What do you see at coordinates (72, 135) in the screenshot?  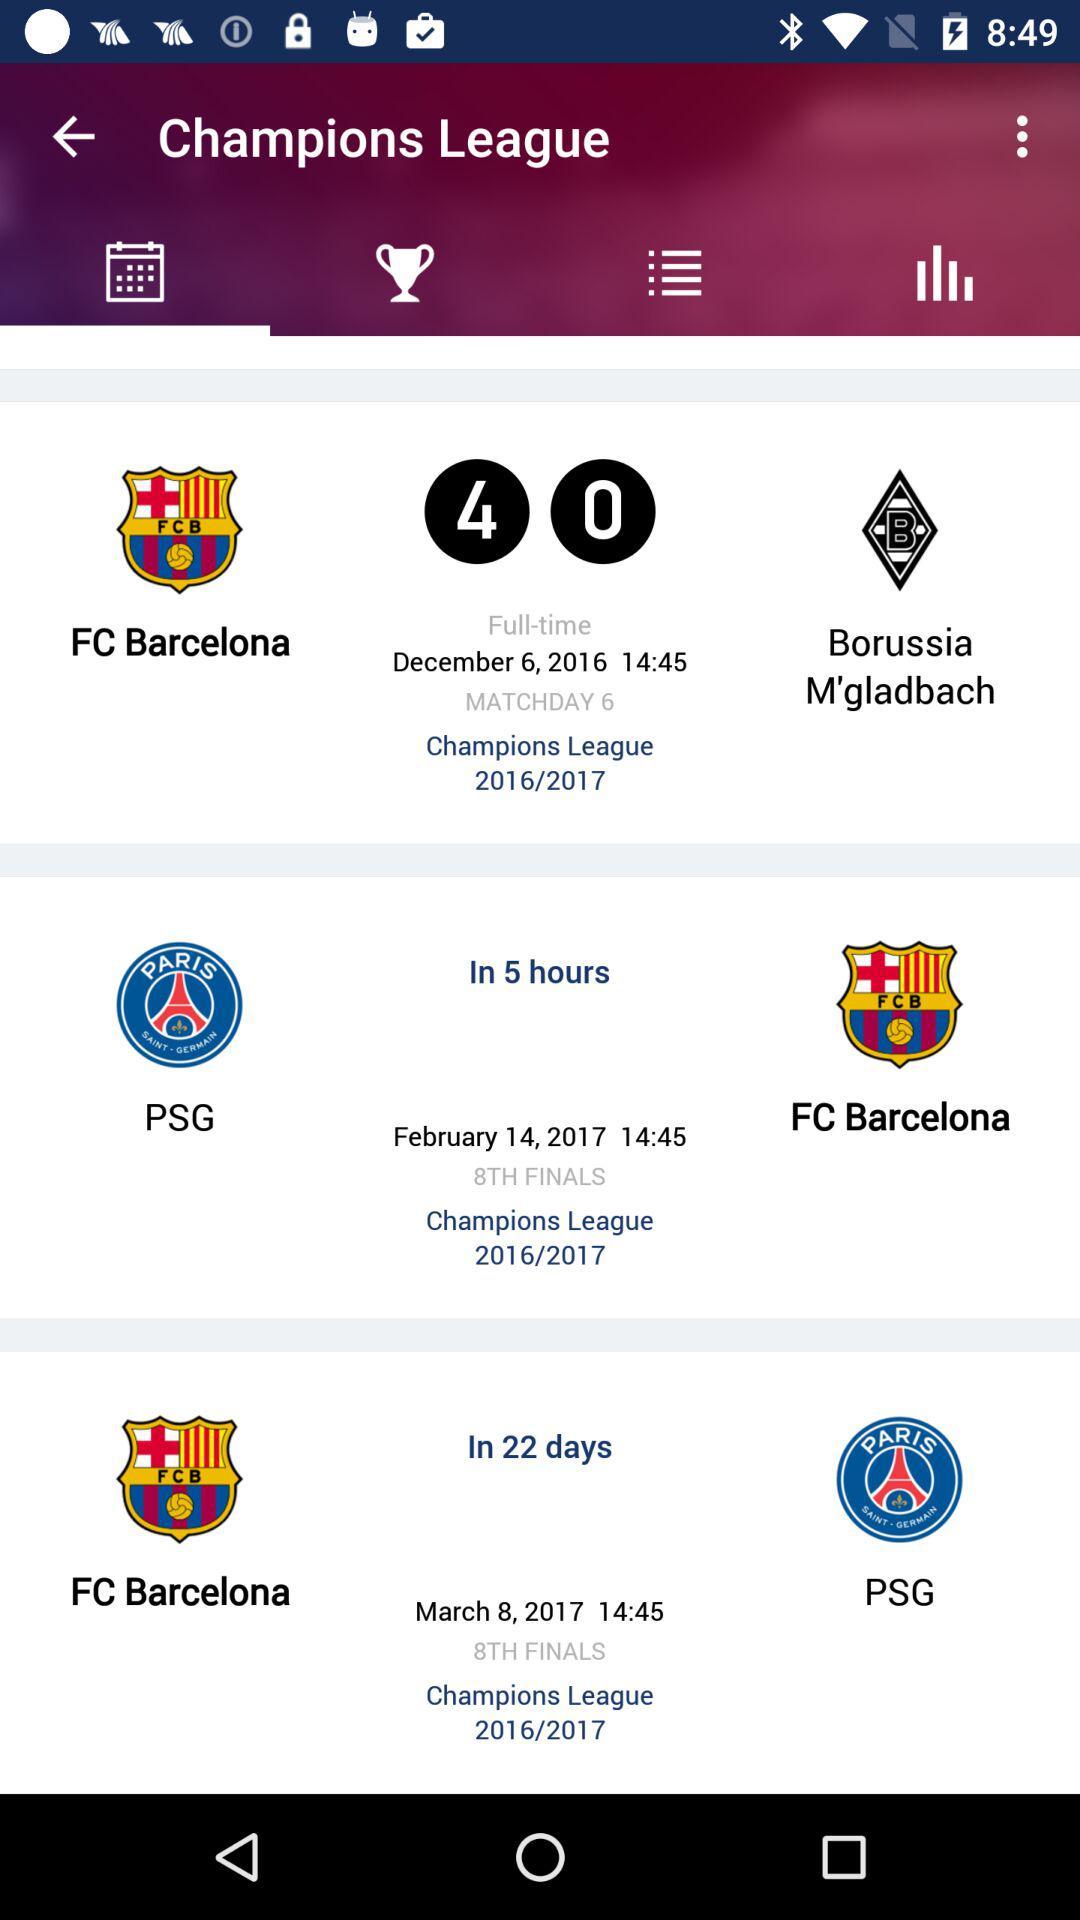 I see `item to the left of champions league item` at bounding box center [72, 135].